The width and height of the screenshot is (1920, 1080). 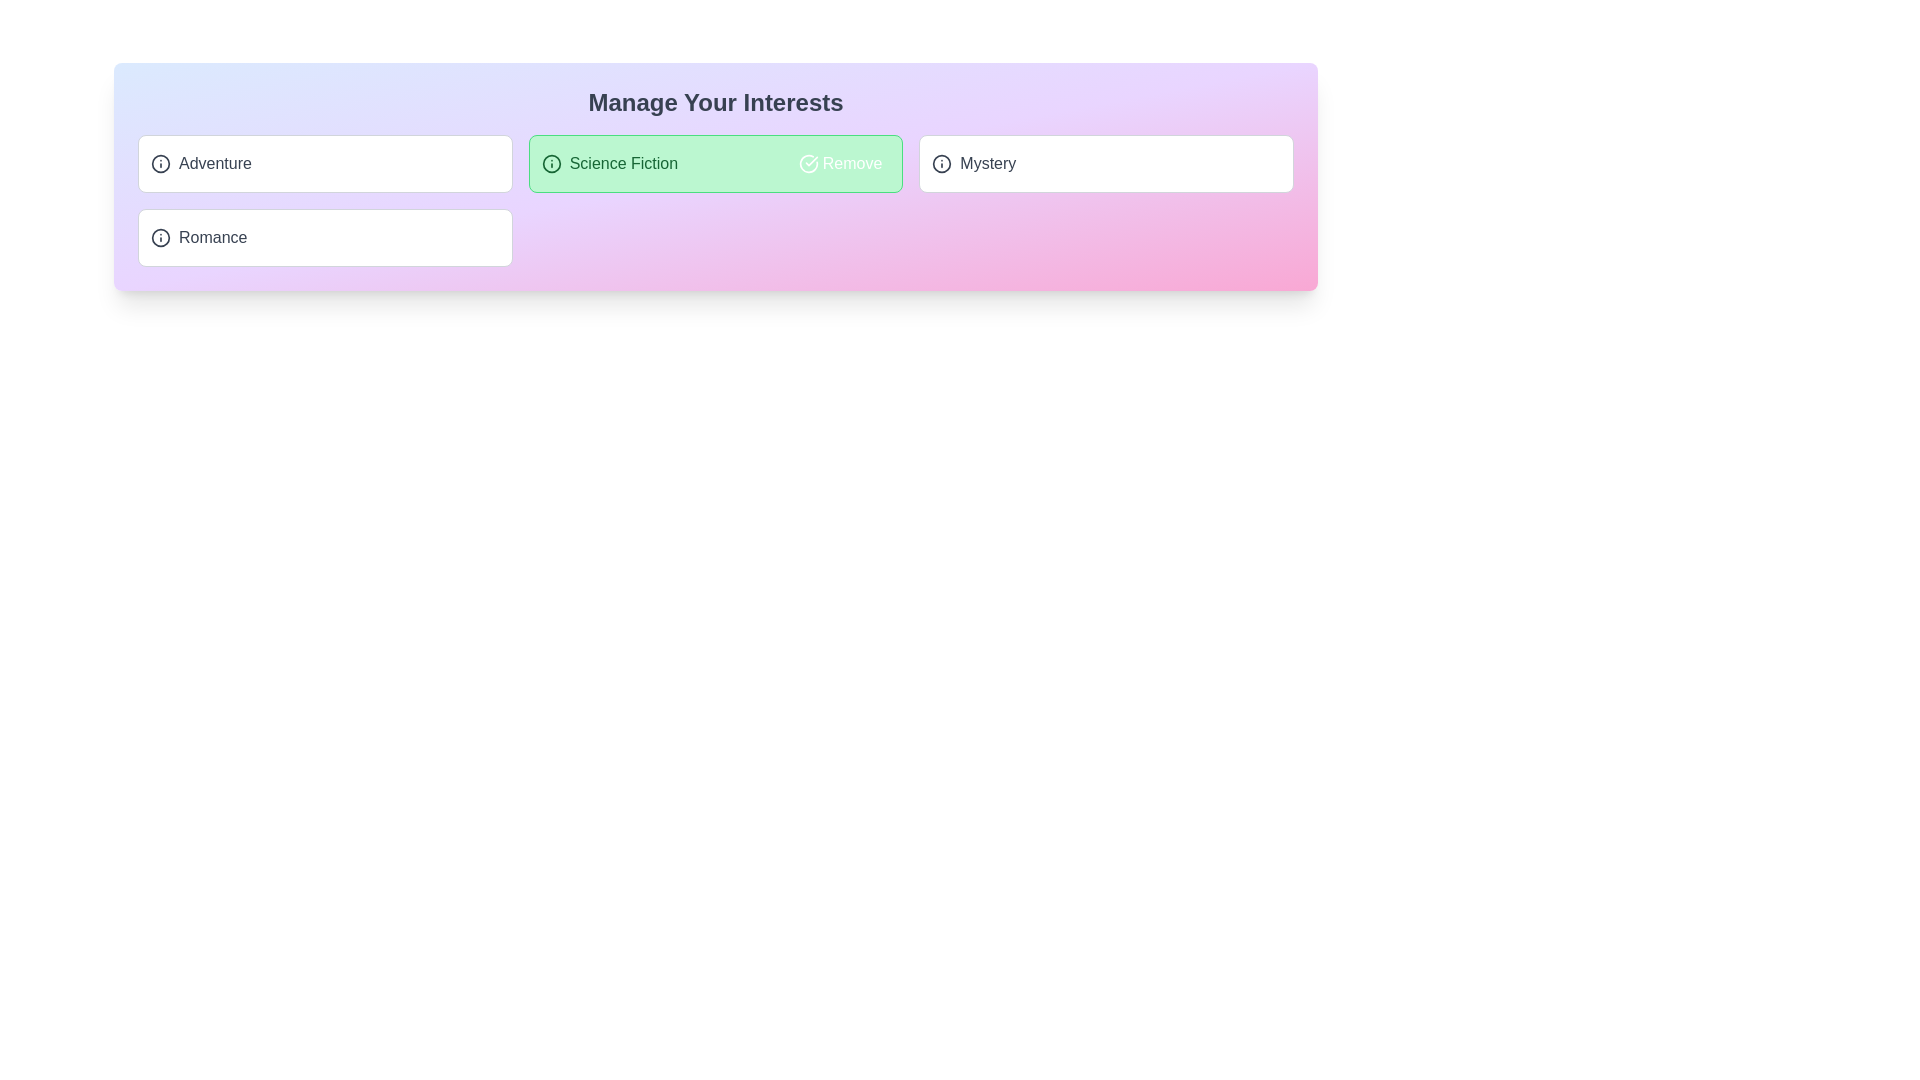 I want to click on the action button next to the tag labeled 'Romance' to toggle its 'added' status, so click(x=464, y=237).